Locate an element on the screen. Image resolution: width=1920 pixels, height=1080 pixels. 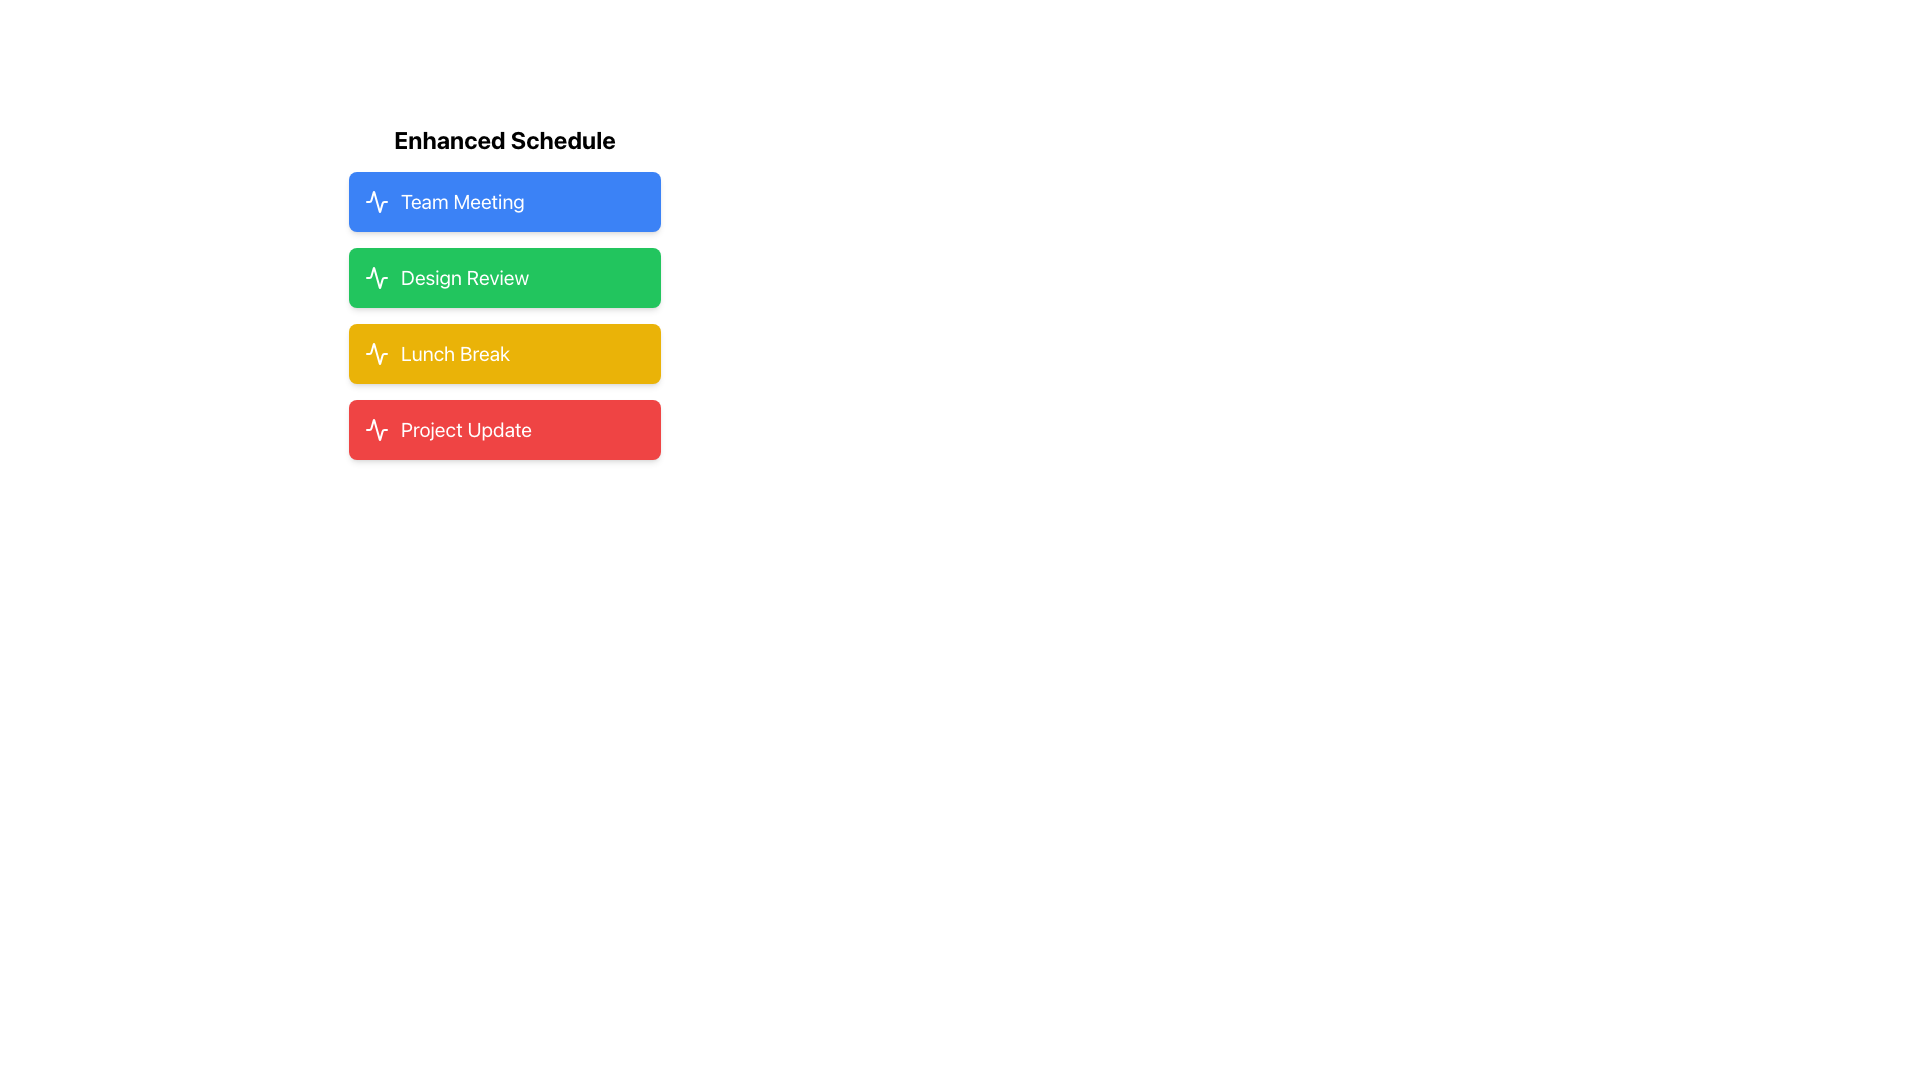
the decorative vector graphic resembling a waveform in the 'Lunch Break' section of the vertical list of colored blocks is located at coordinates (377, 353).